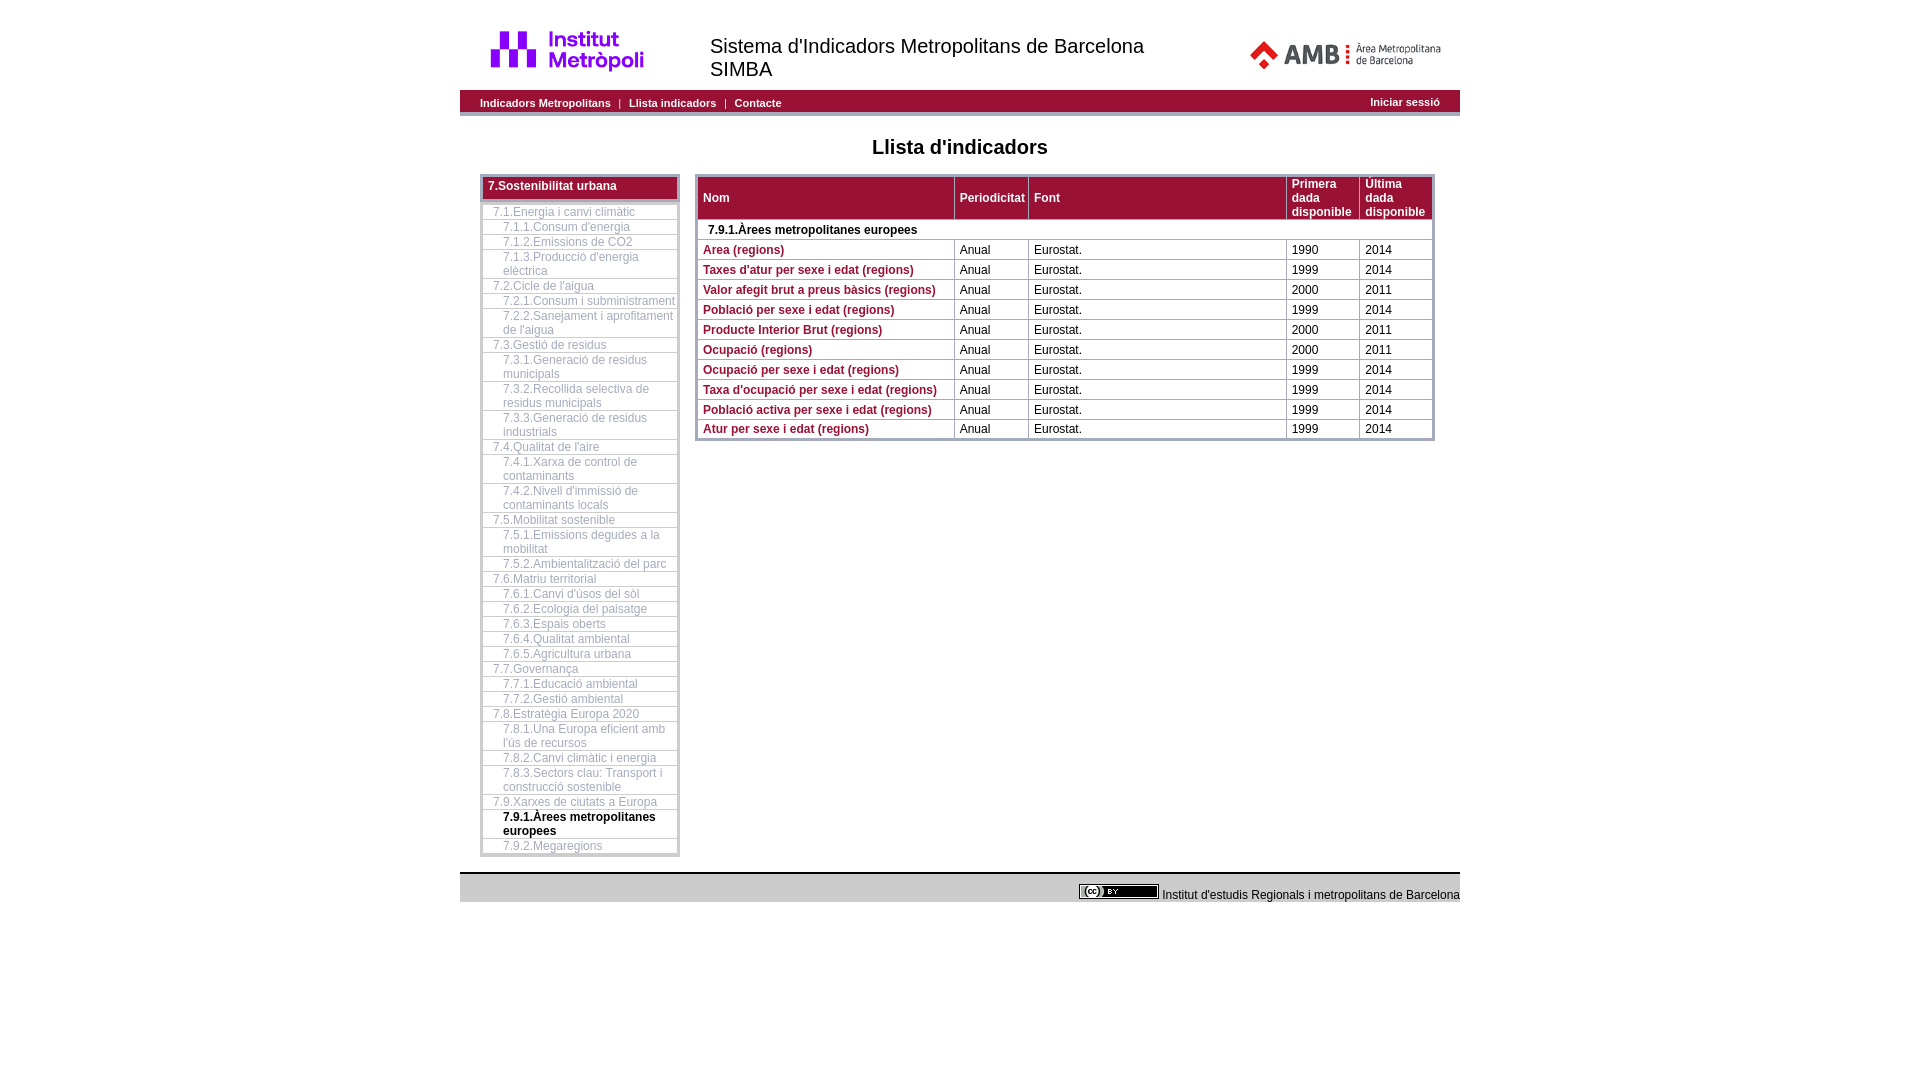 The width and height of the screenshot is (1920, 1080). Describe the element at coordinates (575, 396) in the screenshot. I see `'7.3.2.Recollida selectiva de residus municipals'` at that location.